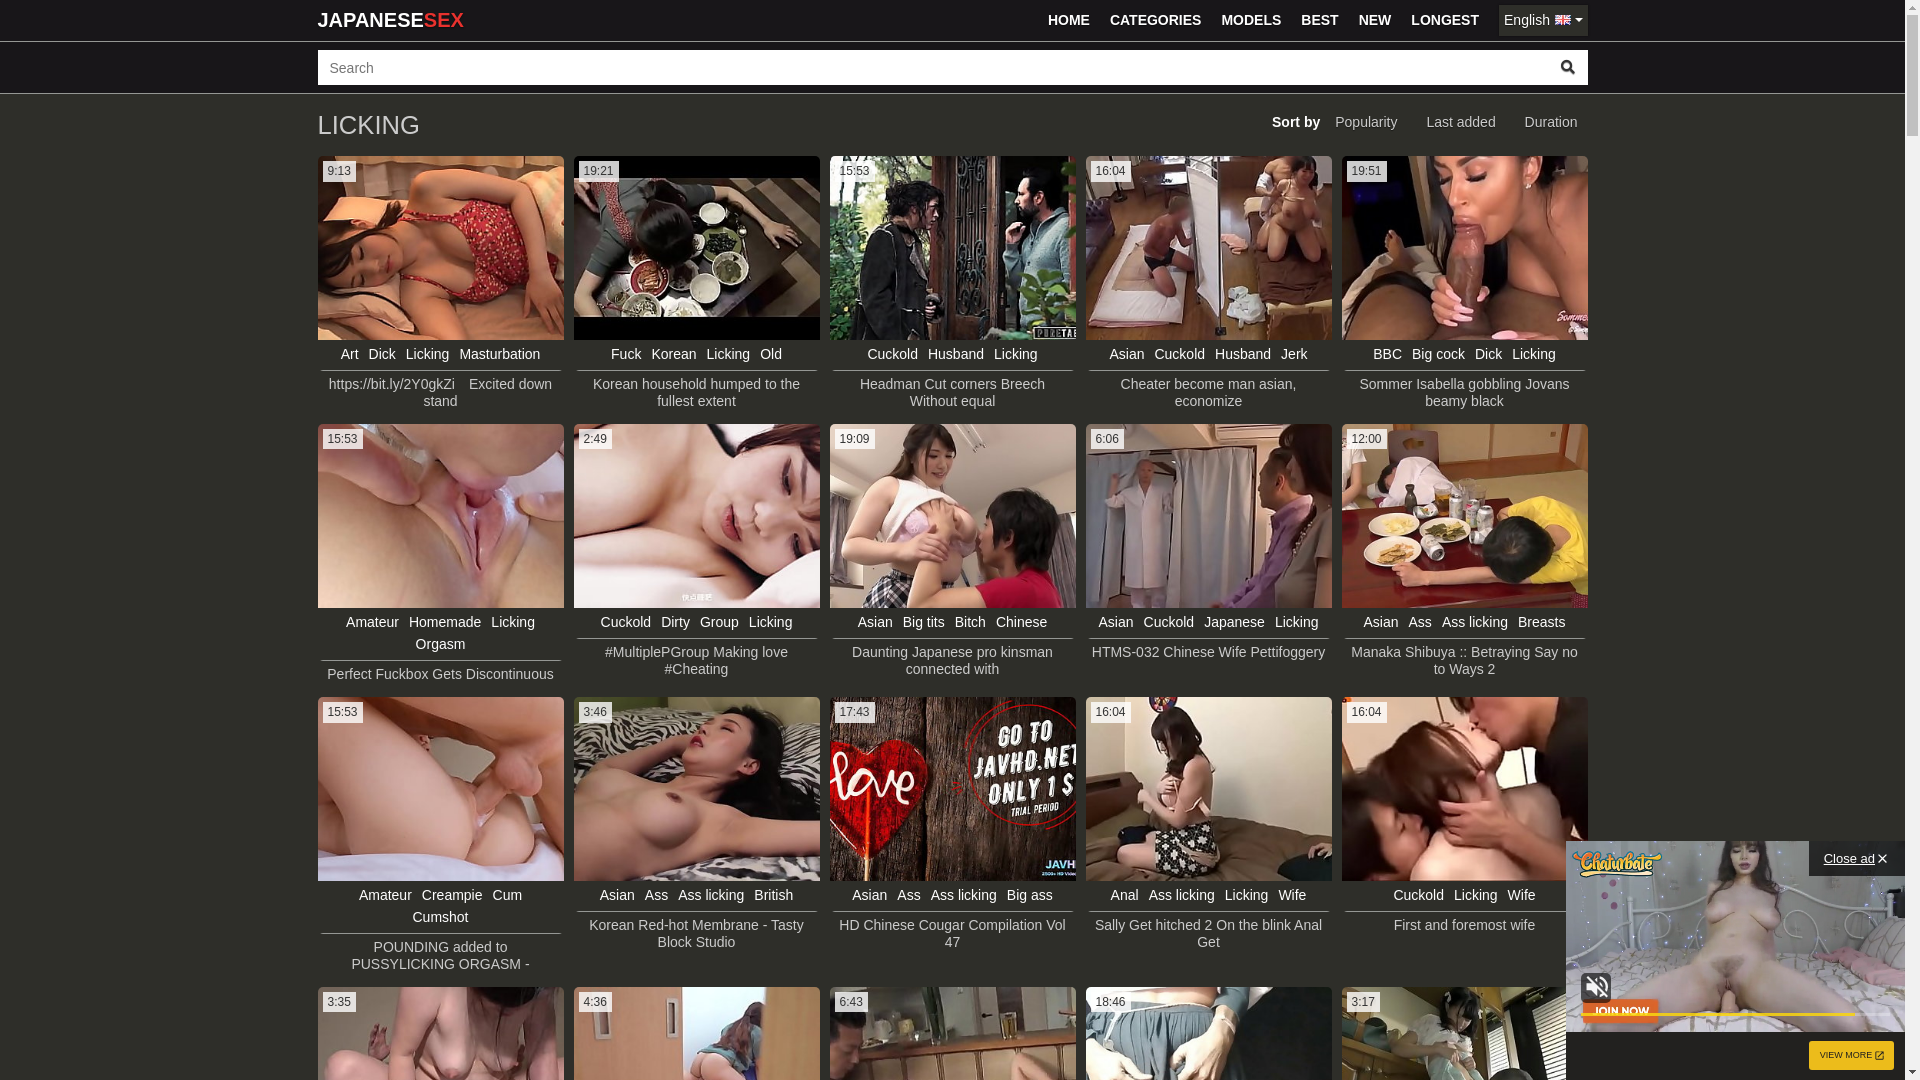  I want to click on 'MODELS', so click(1250, 20).